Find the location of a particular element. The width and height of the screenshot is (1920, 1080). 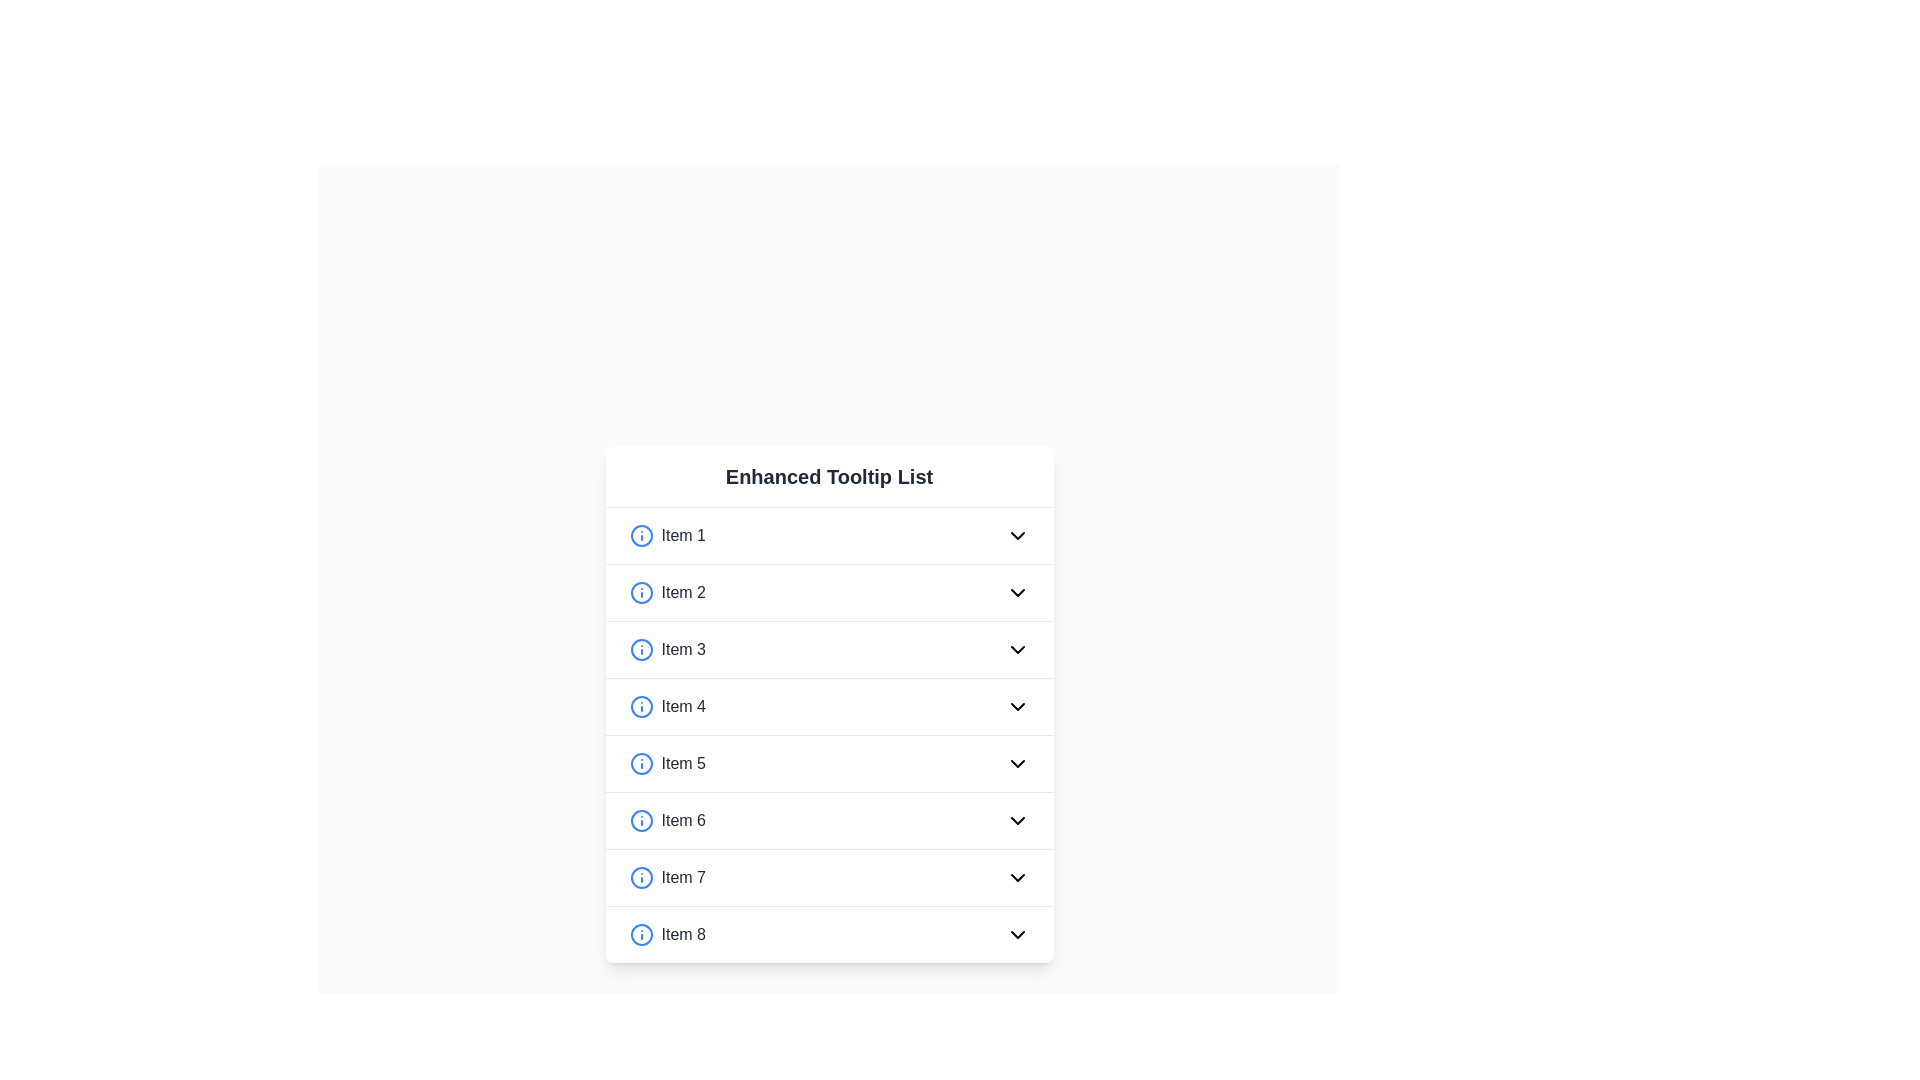

text of the label located in the third row of the vertical list, positioned between 'Item 2' and 'Item 4', centered between an informational circular icon and a dropdown arrow icon is located at coordinates (683, 650).